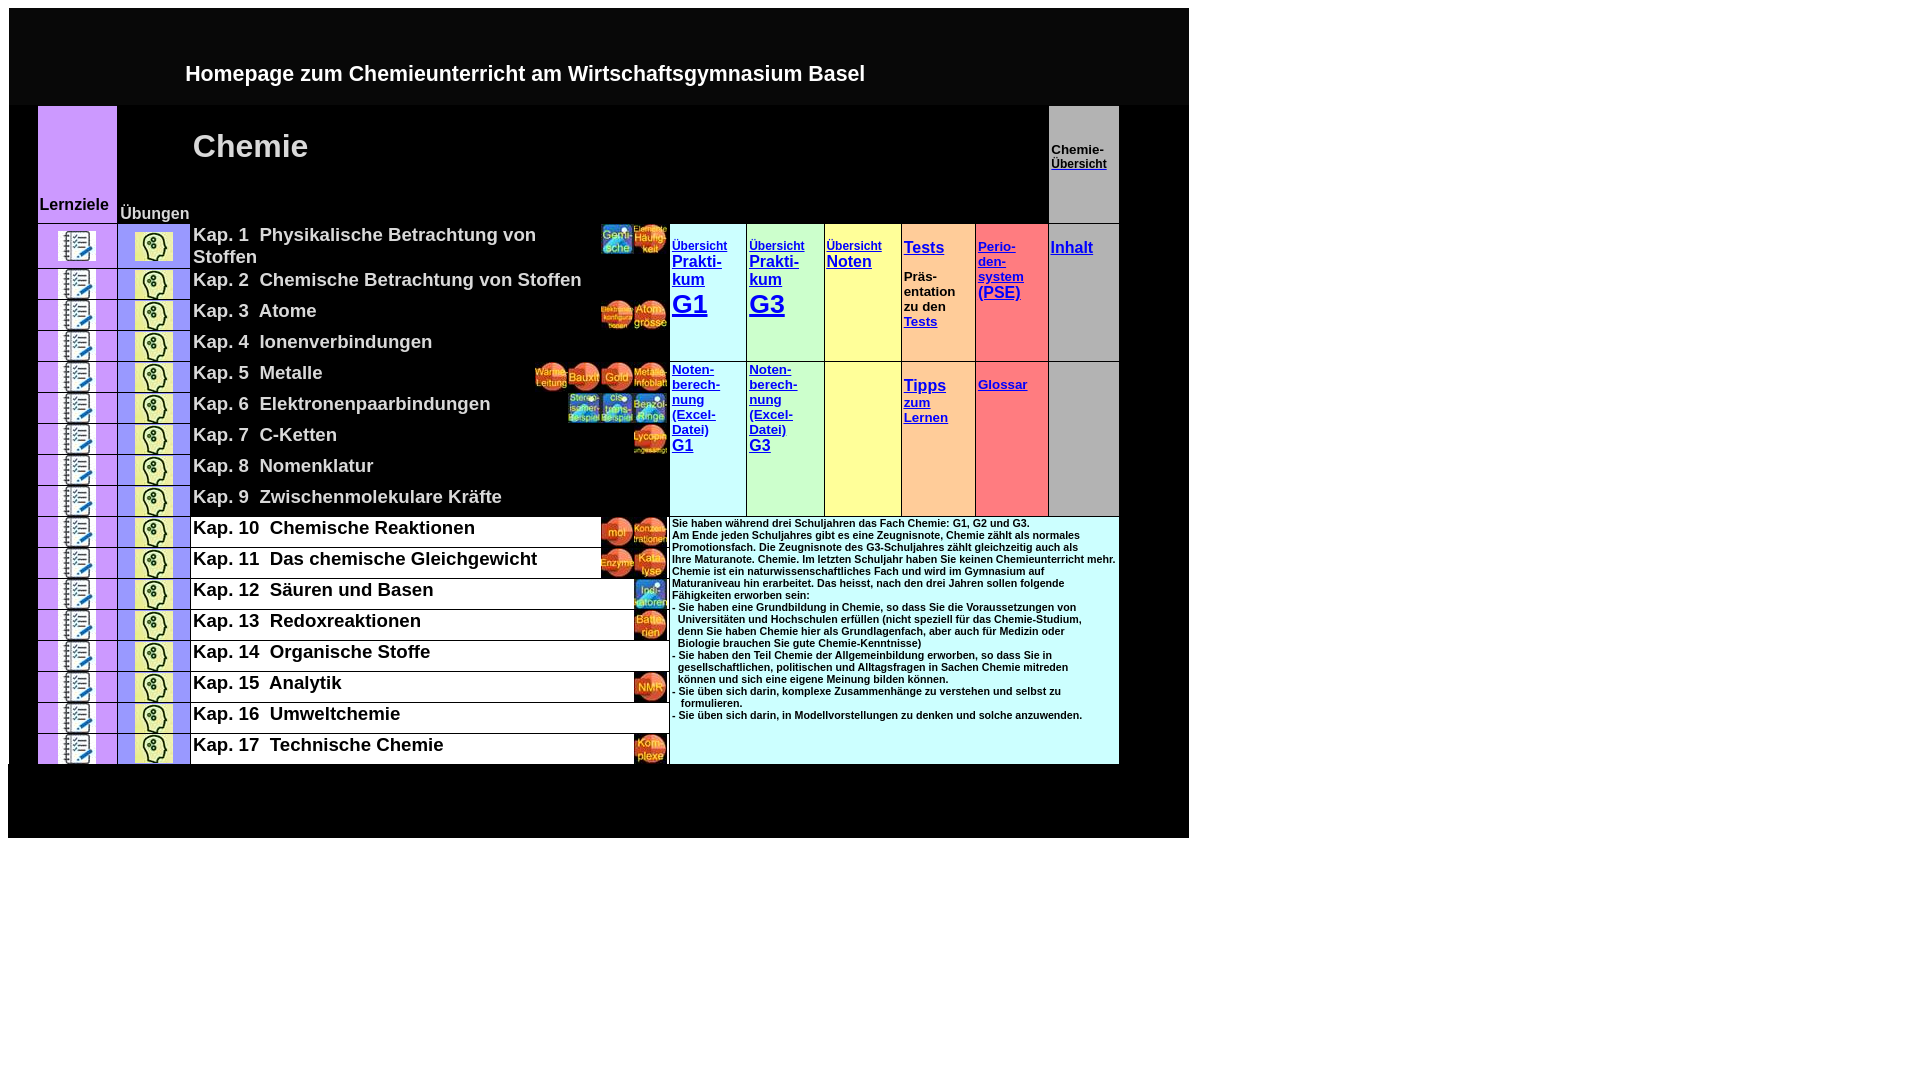 This screenshot has width=1920, height=1080. Describe the element at coordinates (688, 279) in the screenshot. I see `'kum'` at that location.